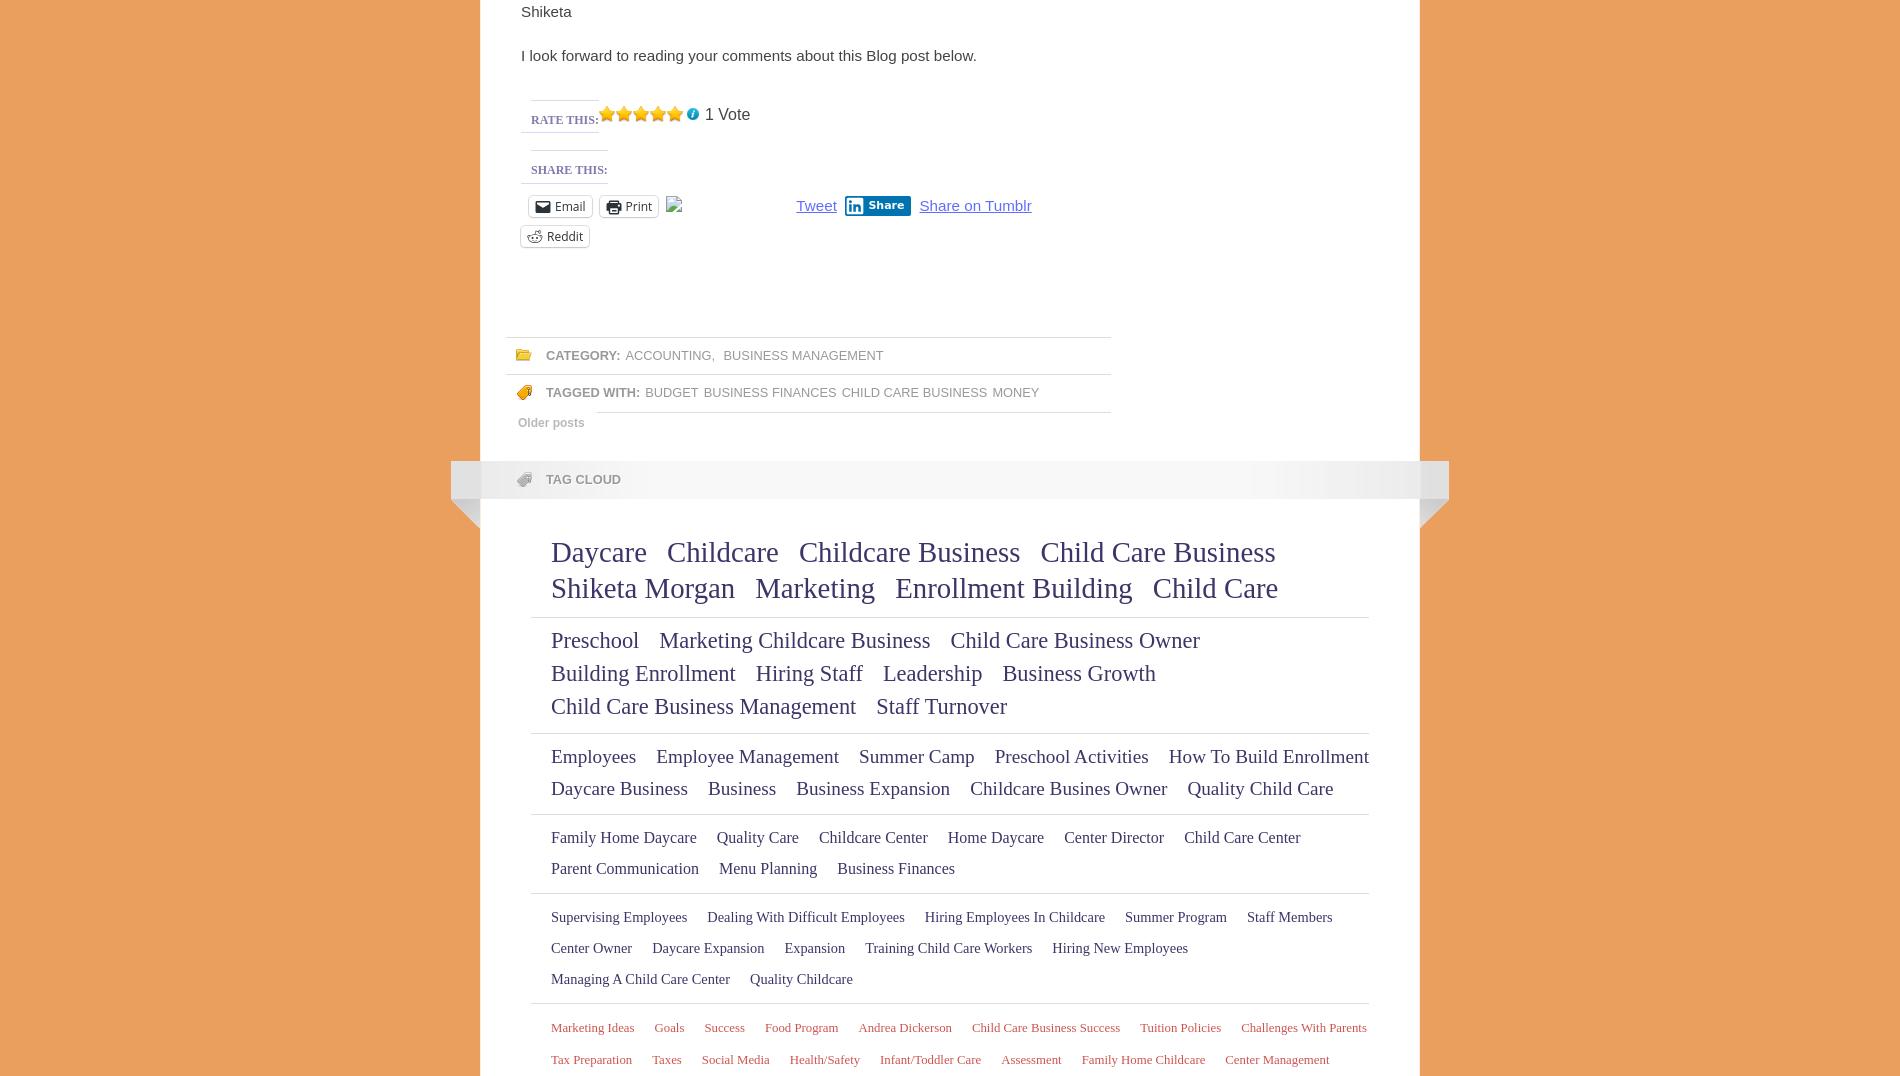  Describe the element at coordinates (1120, 946) in the screenshot. I see `'Hiring New Employees'` at that location.